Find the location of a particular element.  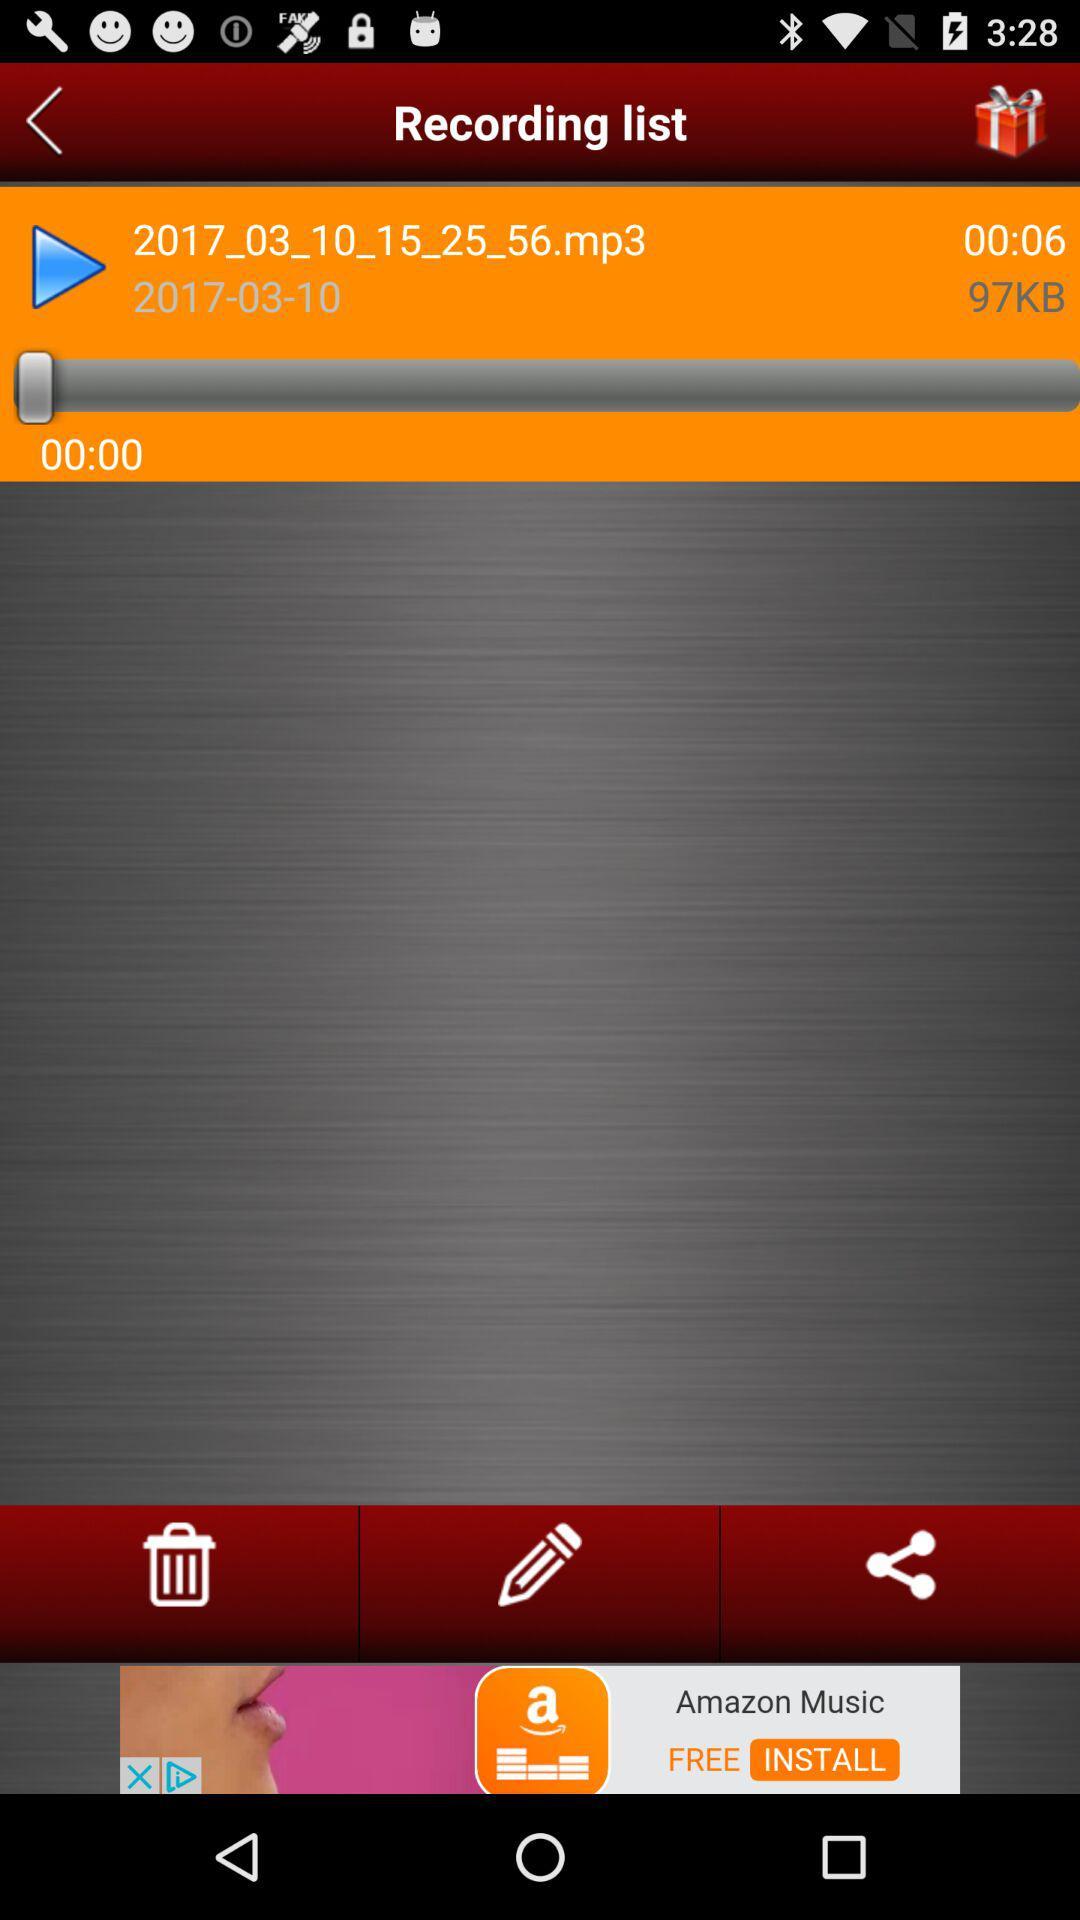

settings option is located at coordinates (538, 1563).